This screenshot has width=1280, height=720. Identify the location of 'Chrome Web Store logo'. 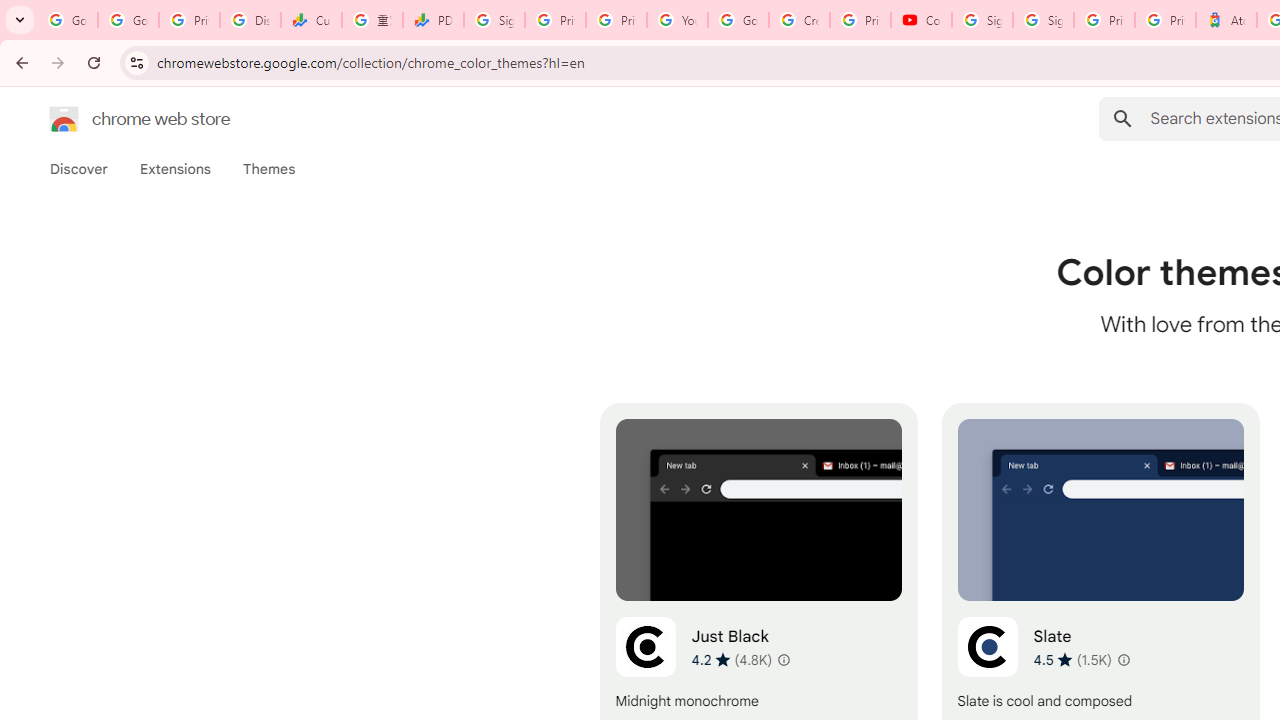
(64, 119).